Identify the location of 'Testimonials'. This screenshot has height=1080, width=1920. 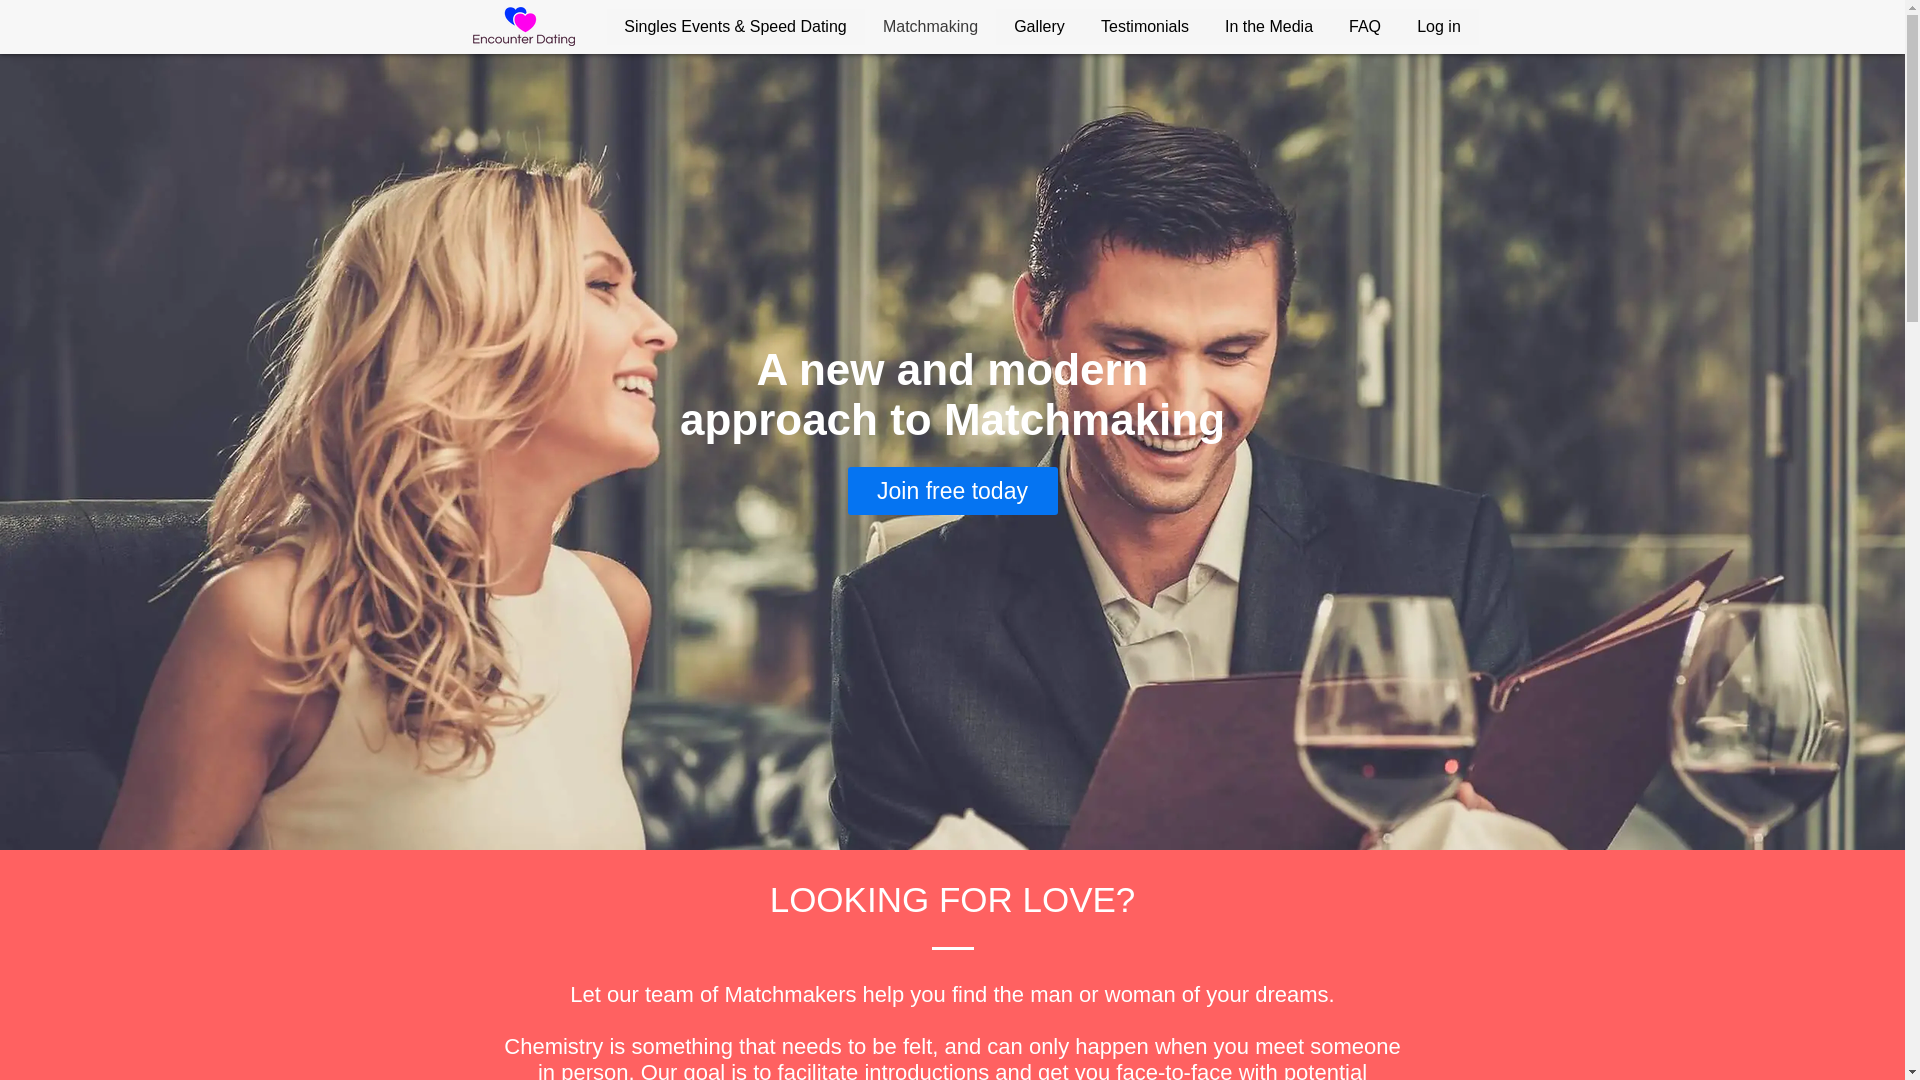
(1143, 27).